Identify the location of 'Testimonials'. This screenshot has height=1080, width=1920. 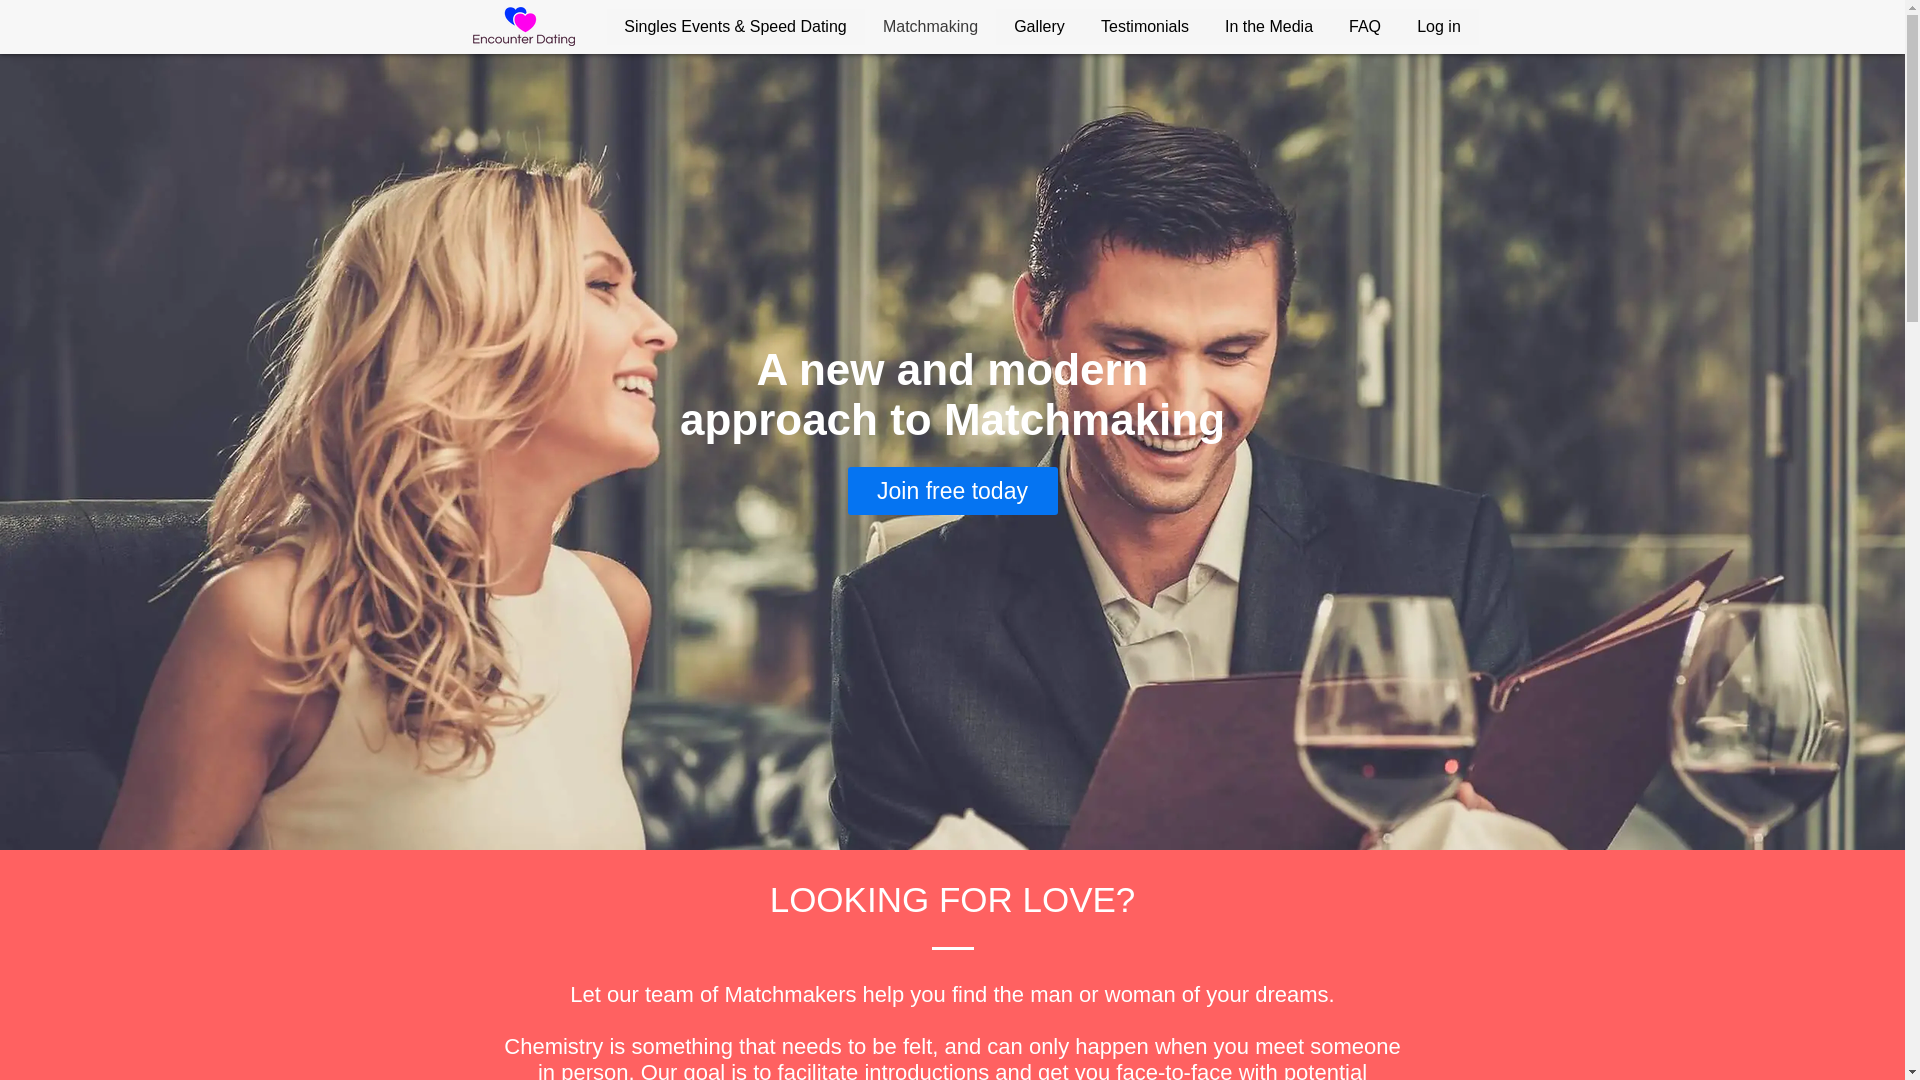
(1143, 27).